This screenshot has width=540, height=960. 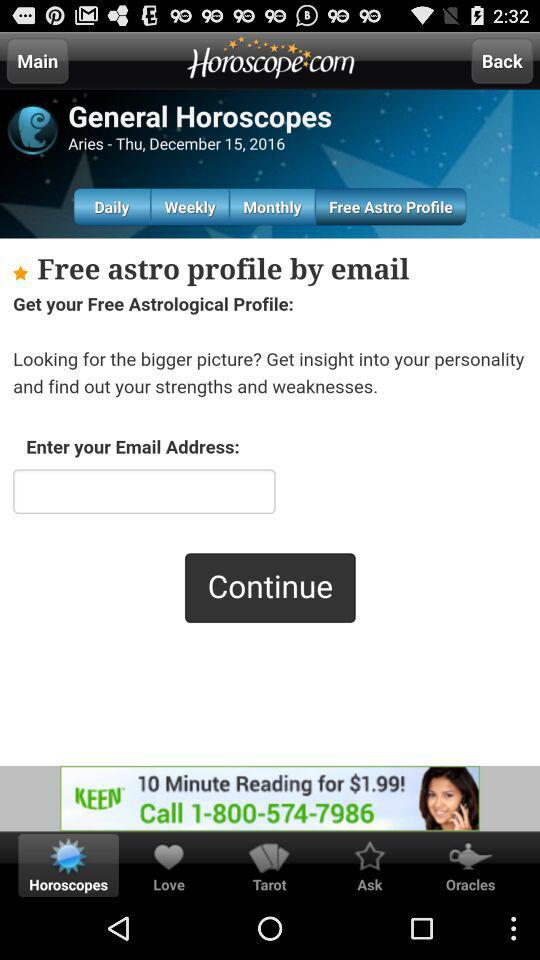 I want to click on favorites icon which is above ask, so click(x=369, y=855).